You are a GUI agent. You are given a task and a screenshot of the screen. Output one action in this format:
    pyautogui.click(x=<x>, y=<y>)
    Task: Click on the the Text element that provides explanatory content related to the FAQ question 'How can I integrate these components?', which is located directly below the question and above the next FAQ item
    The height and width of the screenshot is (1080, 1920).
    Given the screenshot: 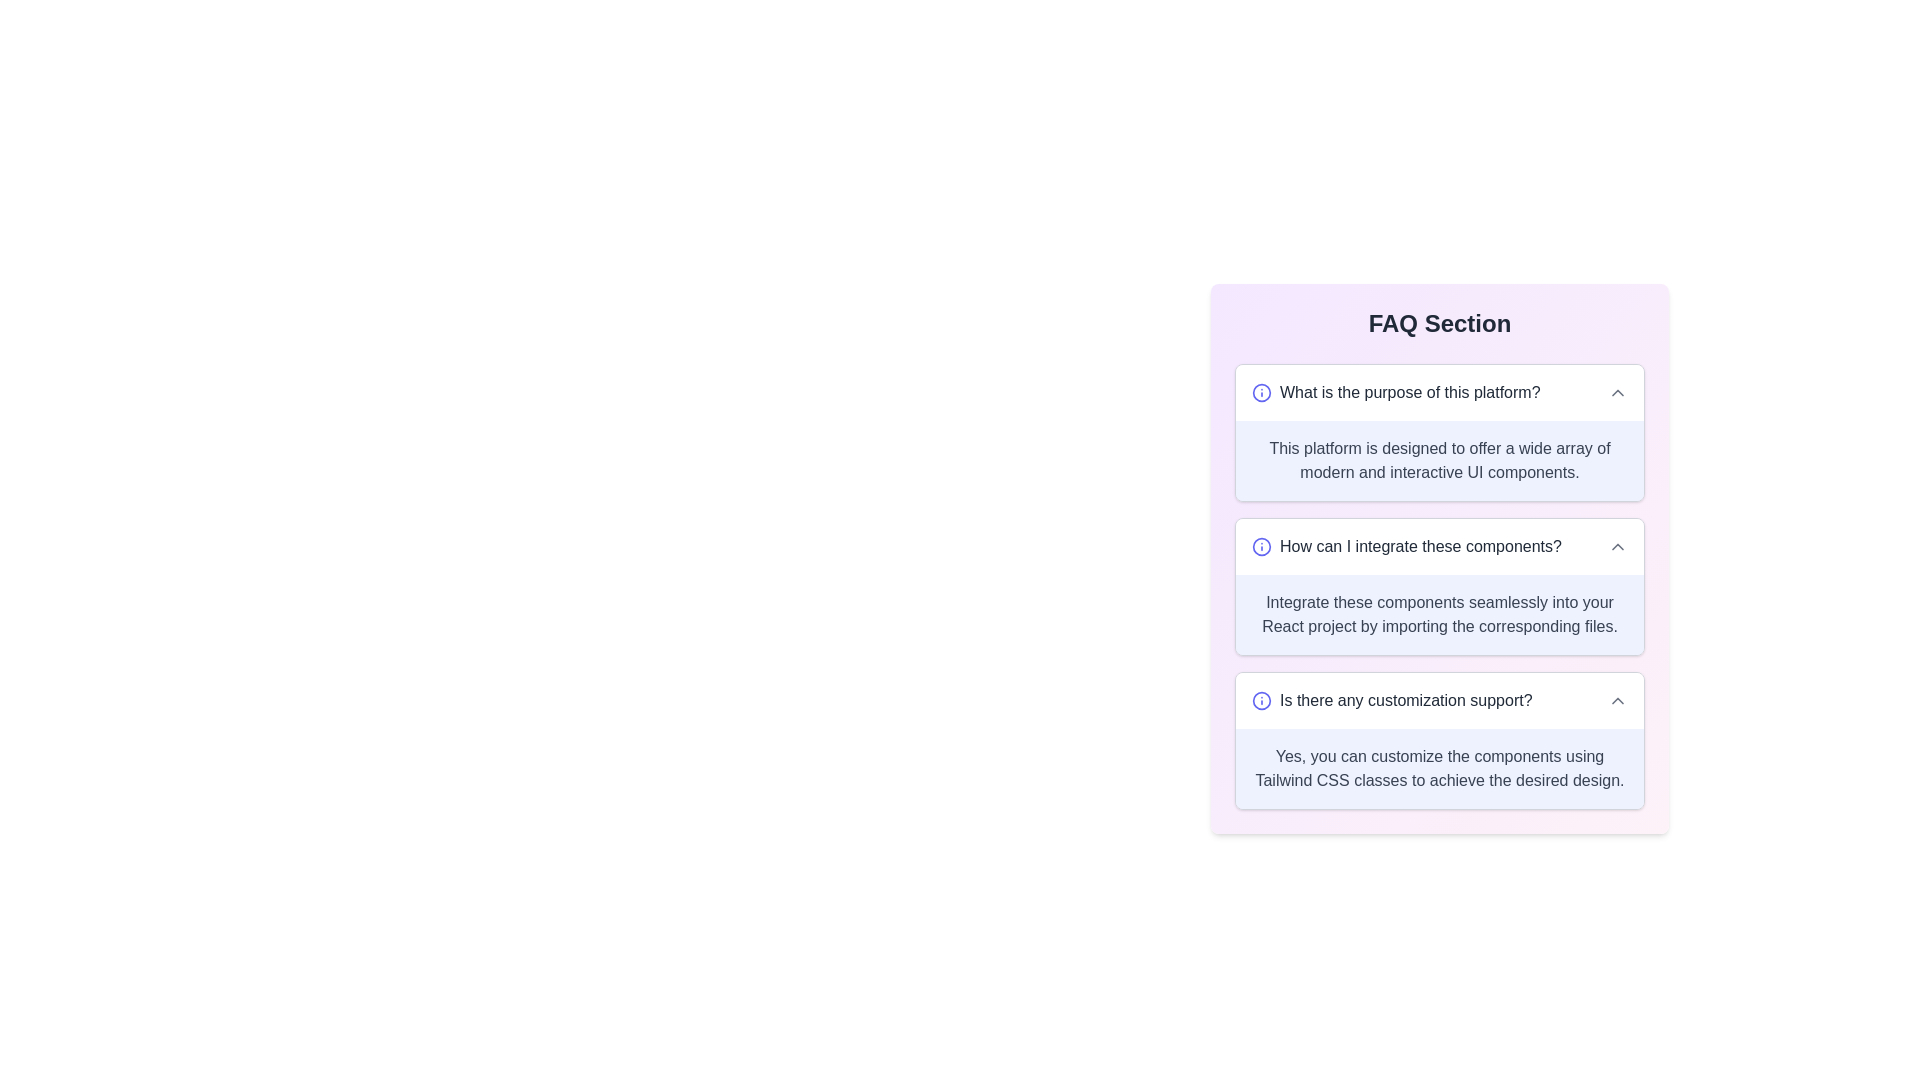 What is the action you would take?
    pyautogui.click(x=1440, y=613)
    